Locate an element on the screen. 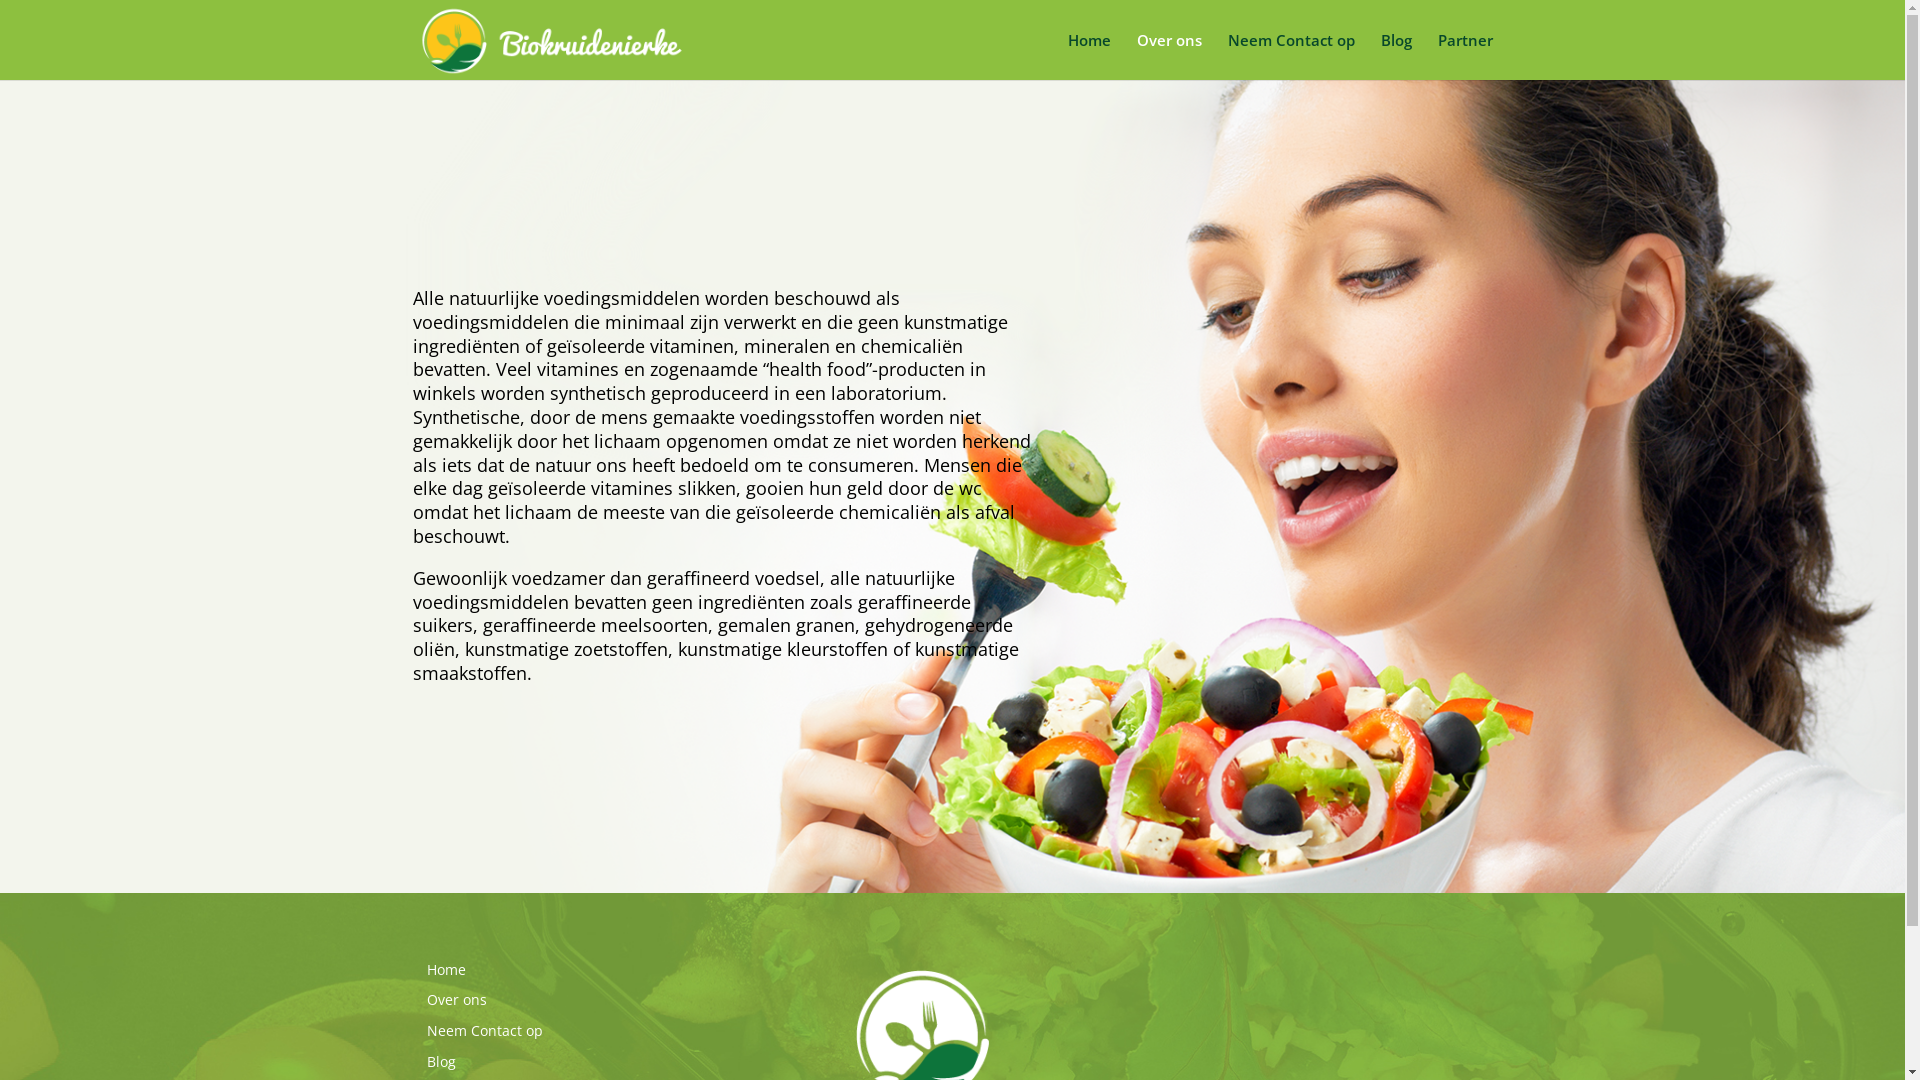 Image resolution: width=1920 pixels, height=1080 pixels. 'Partner' is located at coordinates (1465, 55).